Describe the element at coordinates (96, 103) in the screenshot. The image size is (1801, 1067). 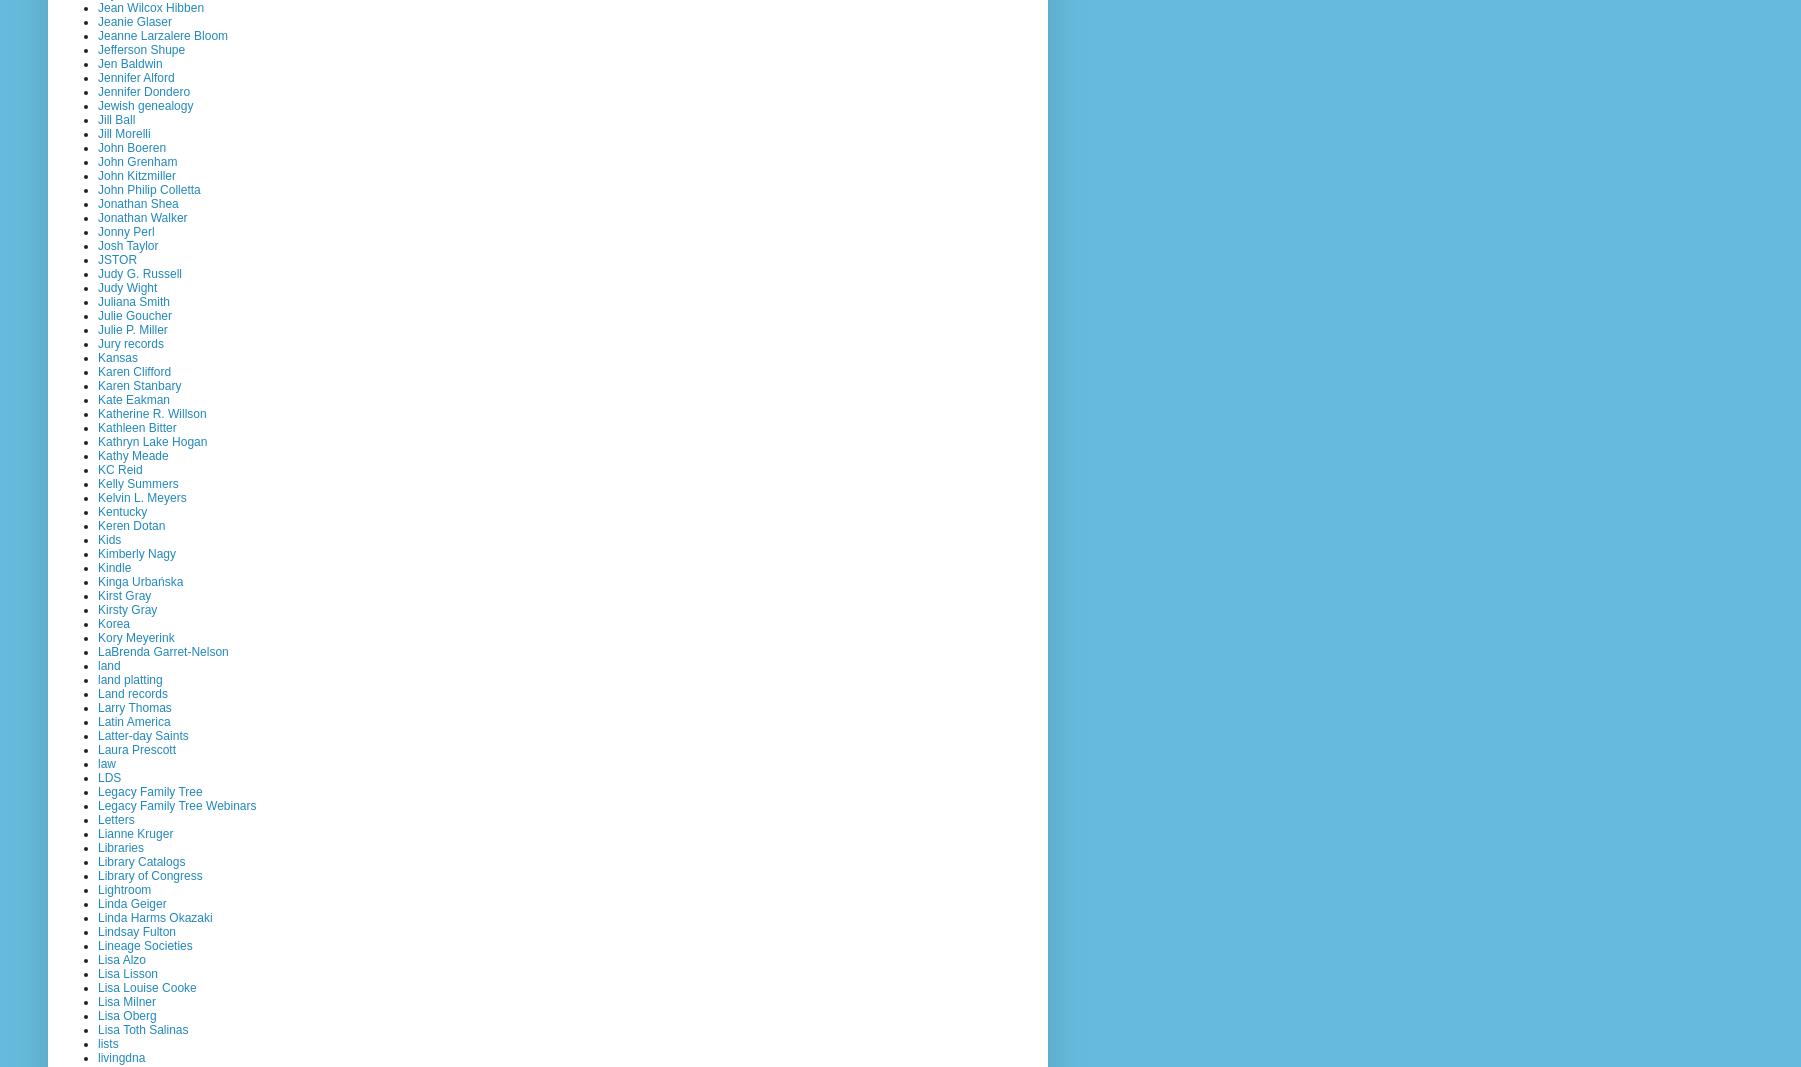
I see `'Jewish genealogy'` at that location.